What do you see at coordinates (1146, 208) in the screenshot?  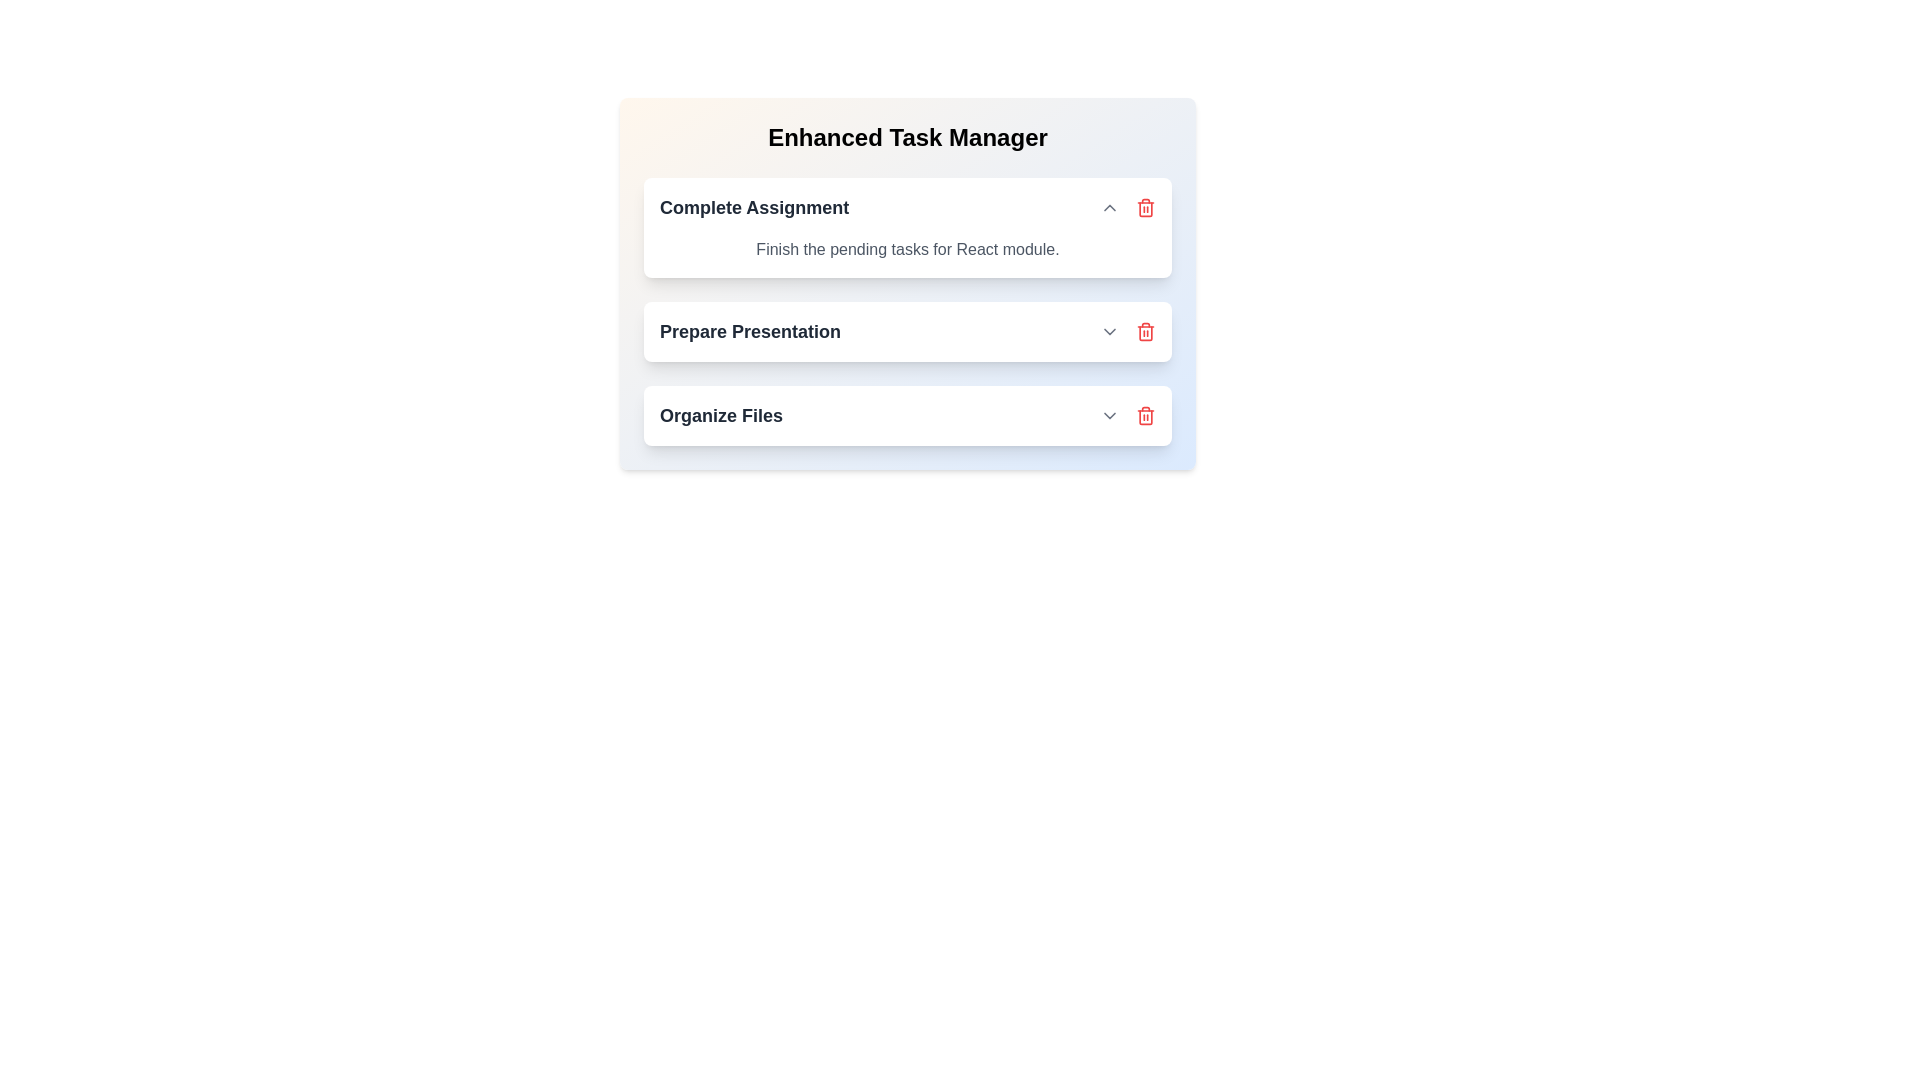 I see `the task titled Complete Assignment` at bounding box center [1146, 208].